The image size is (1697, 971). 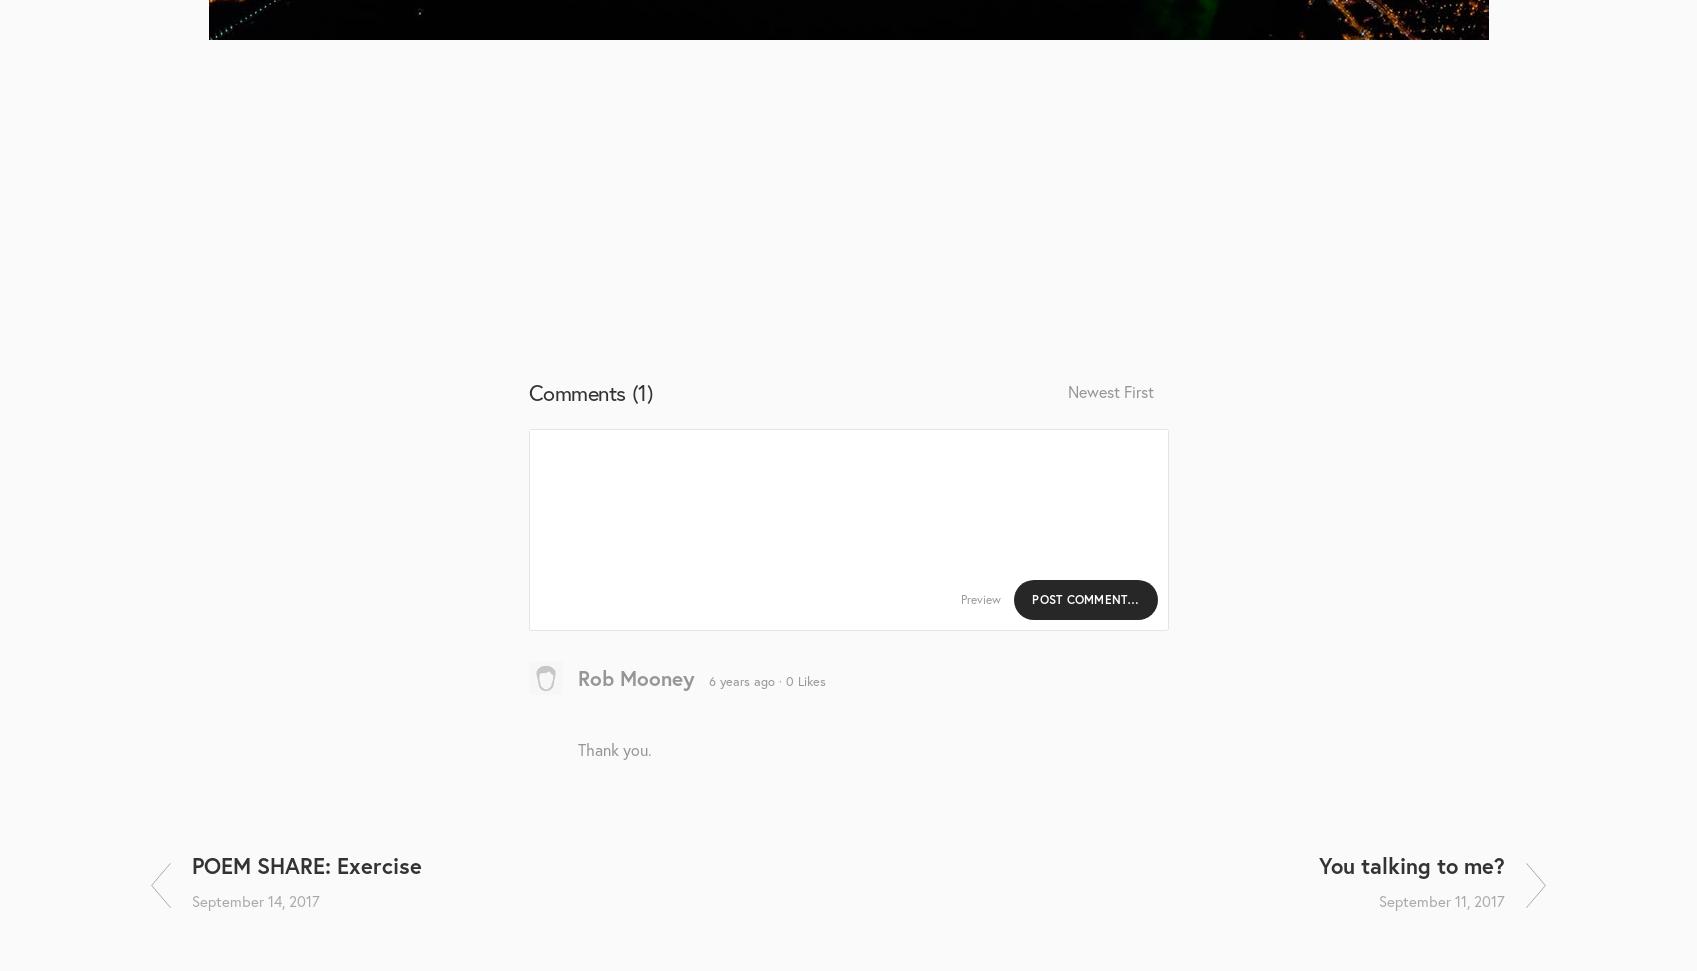 I want to click on 'You talking to me?', so click(x=1317, y=865).